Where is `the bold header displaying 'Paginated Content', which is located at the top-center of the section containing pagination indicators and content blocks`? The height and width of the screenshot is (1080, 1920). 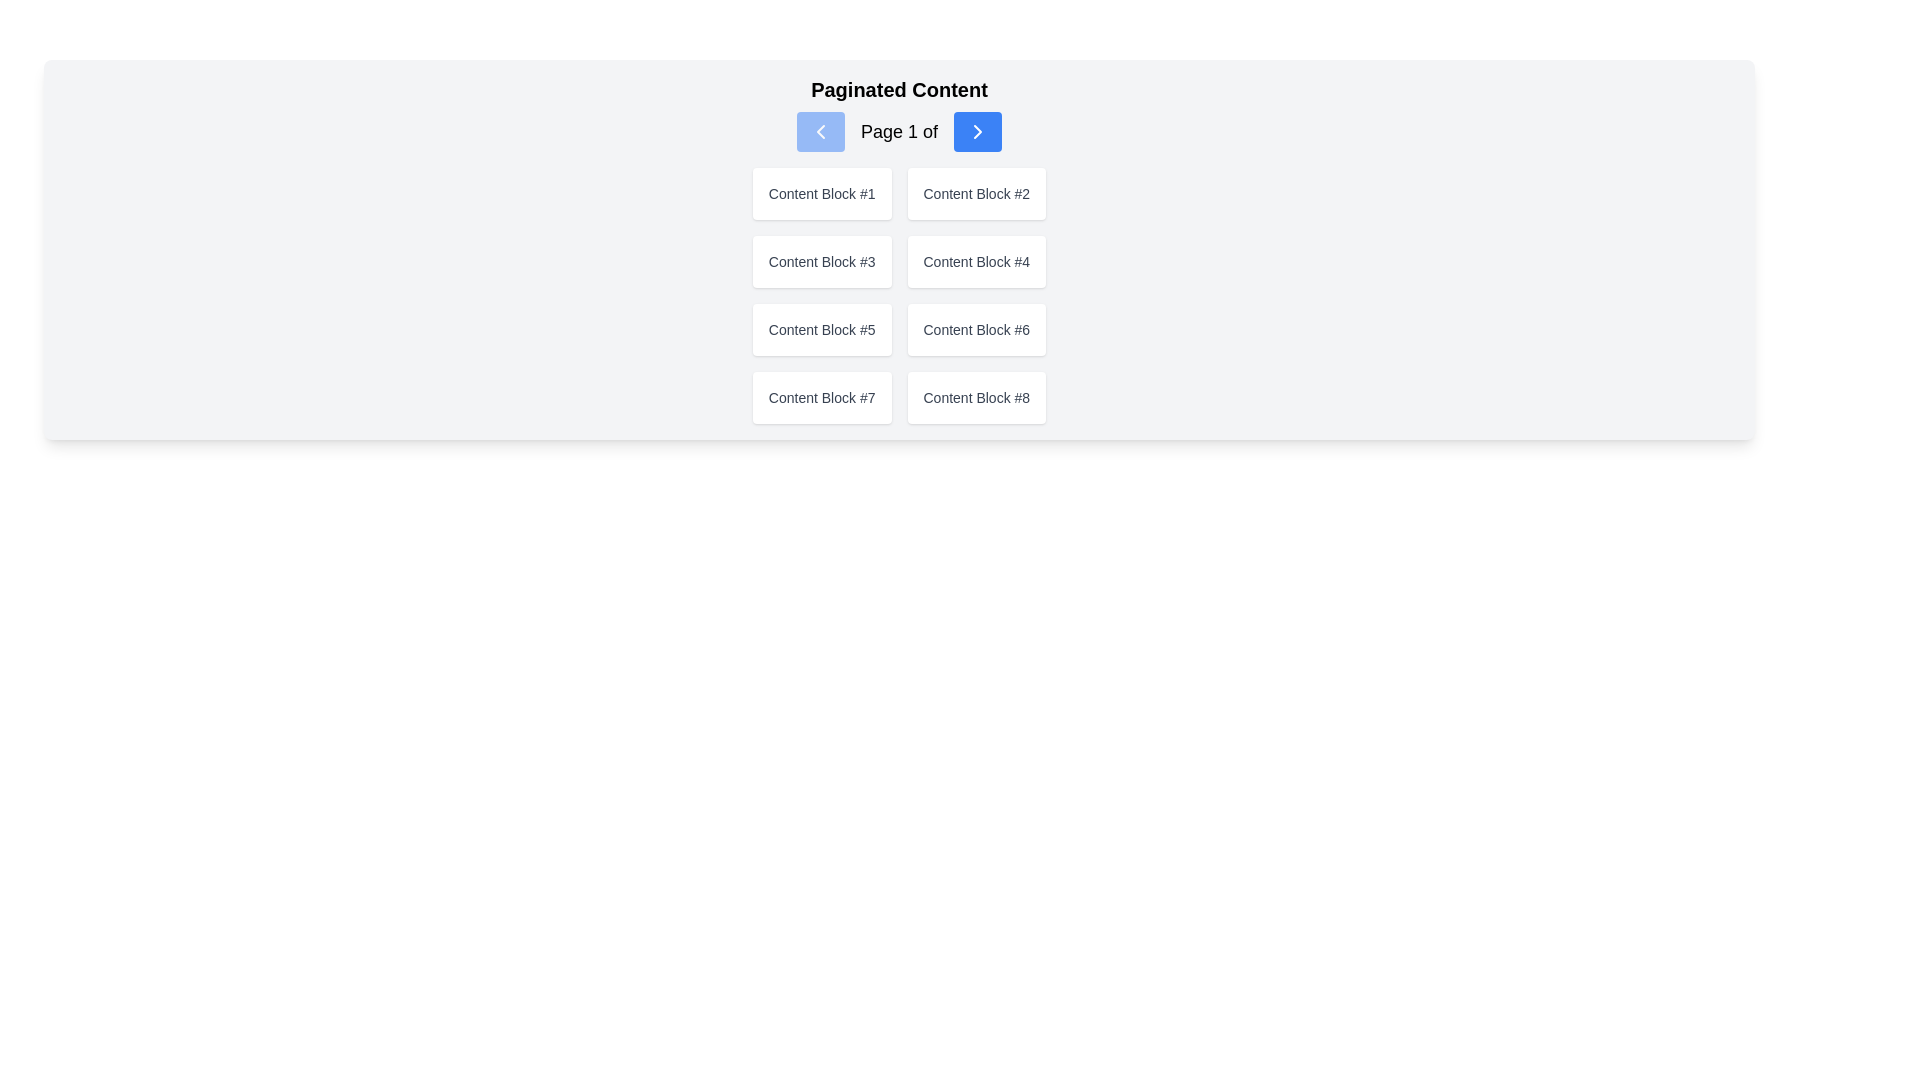 the bold header displaying 'Paginated Content', which is located at the top-center of the section containing pagination indicators and content blocks is located at coordinates (898, 88).